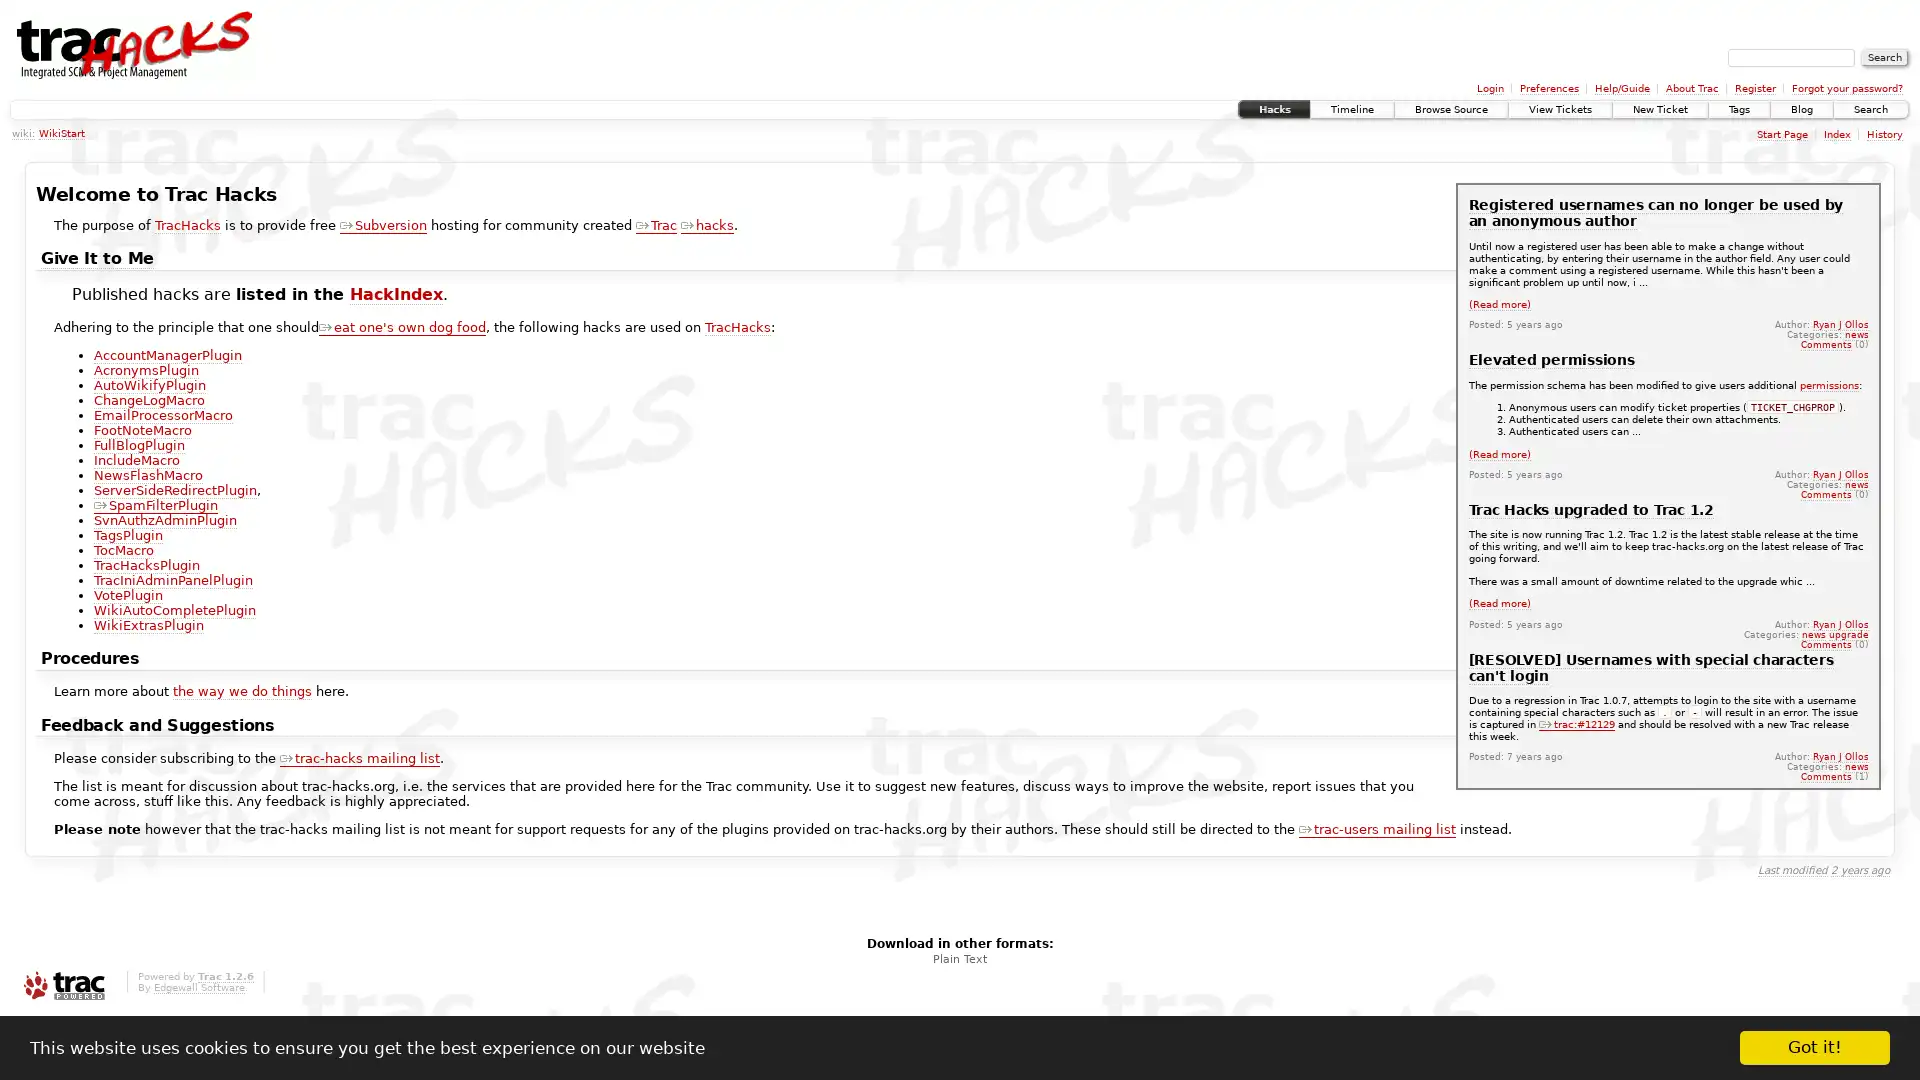 Image resolution: width=1920 pixels, height=1080 pixels. What do you see at coordinates (1884, 56) in the screenshot?
I see `Search` at bounding box center [1884, 56].